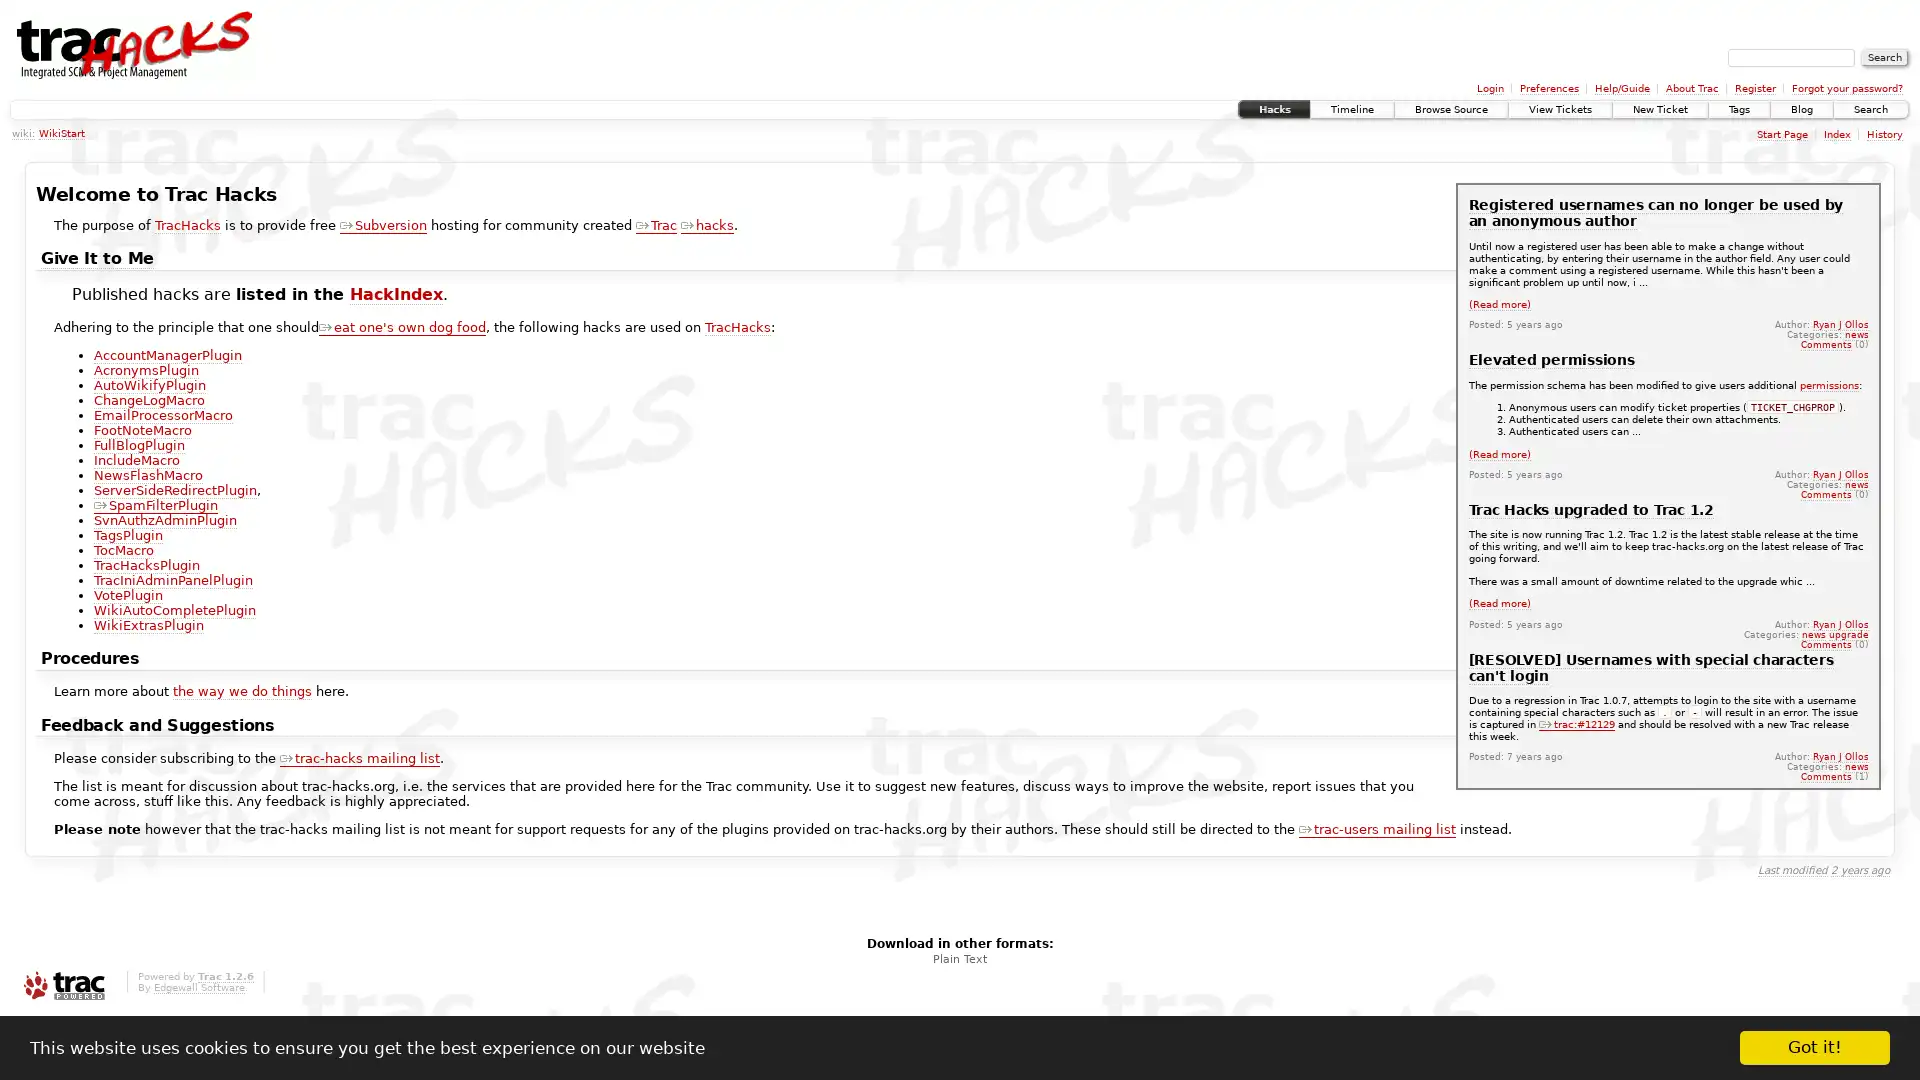 Image resolution: width=1920 pixels, height=1080 pixels. What do you see at coordinates (1884, 56) in the screenshot?
I see `Search` at bounding box center [1884, 56].